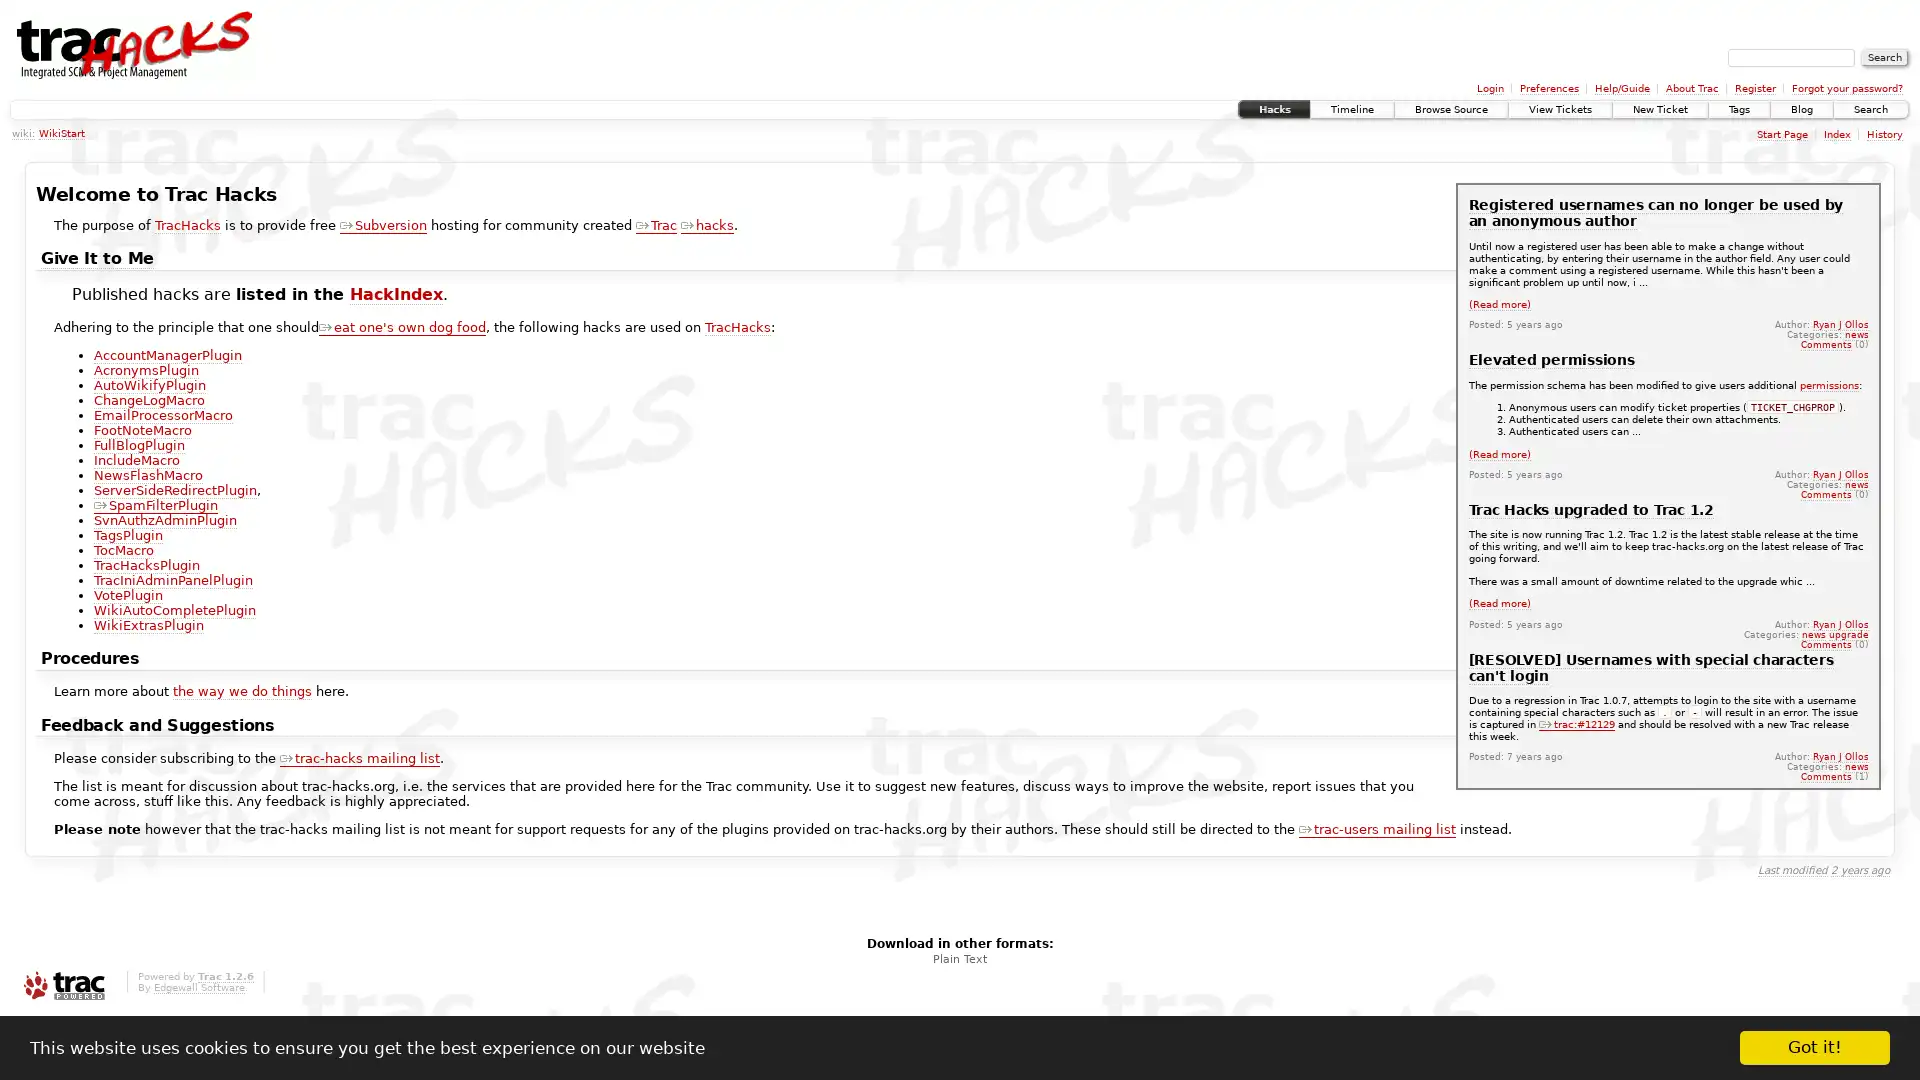 Image resolution: width=1920 pixels, height=1080 pixels. What do you see at coordinates (1884, 56) in the screenshot?
I see `Search` at bounding box center [1884, 56].